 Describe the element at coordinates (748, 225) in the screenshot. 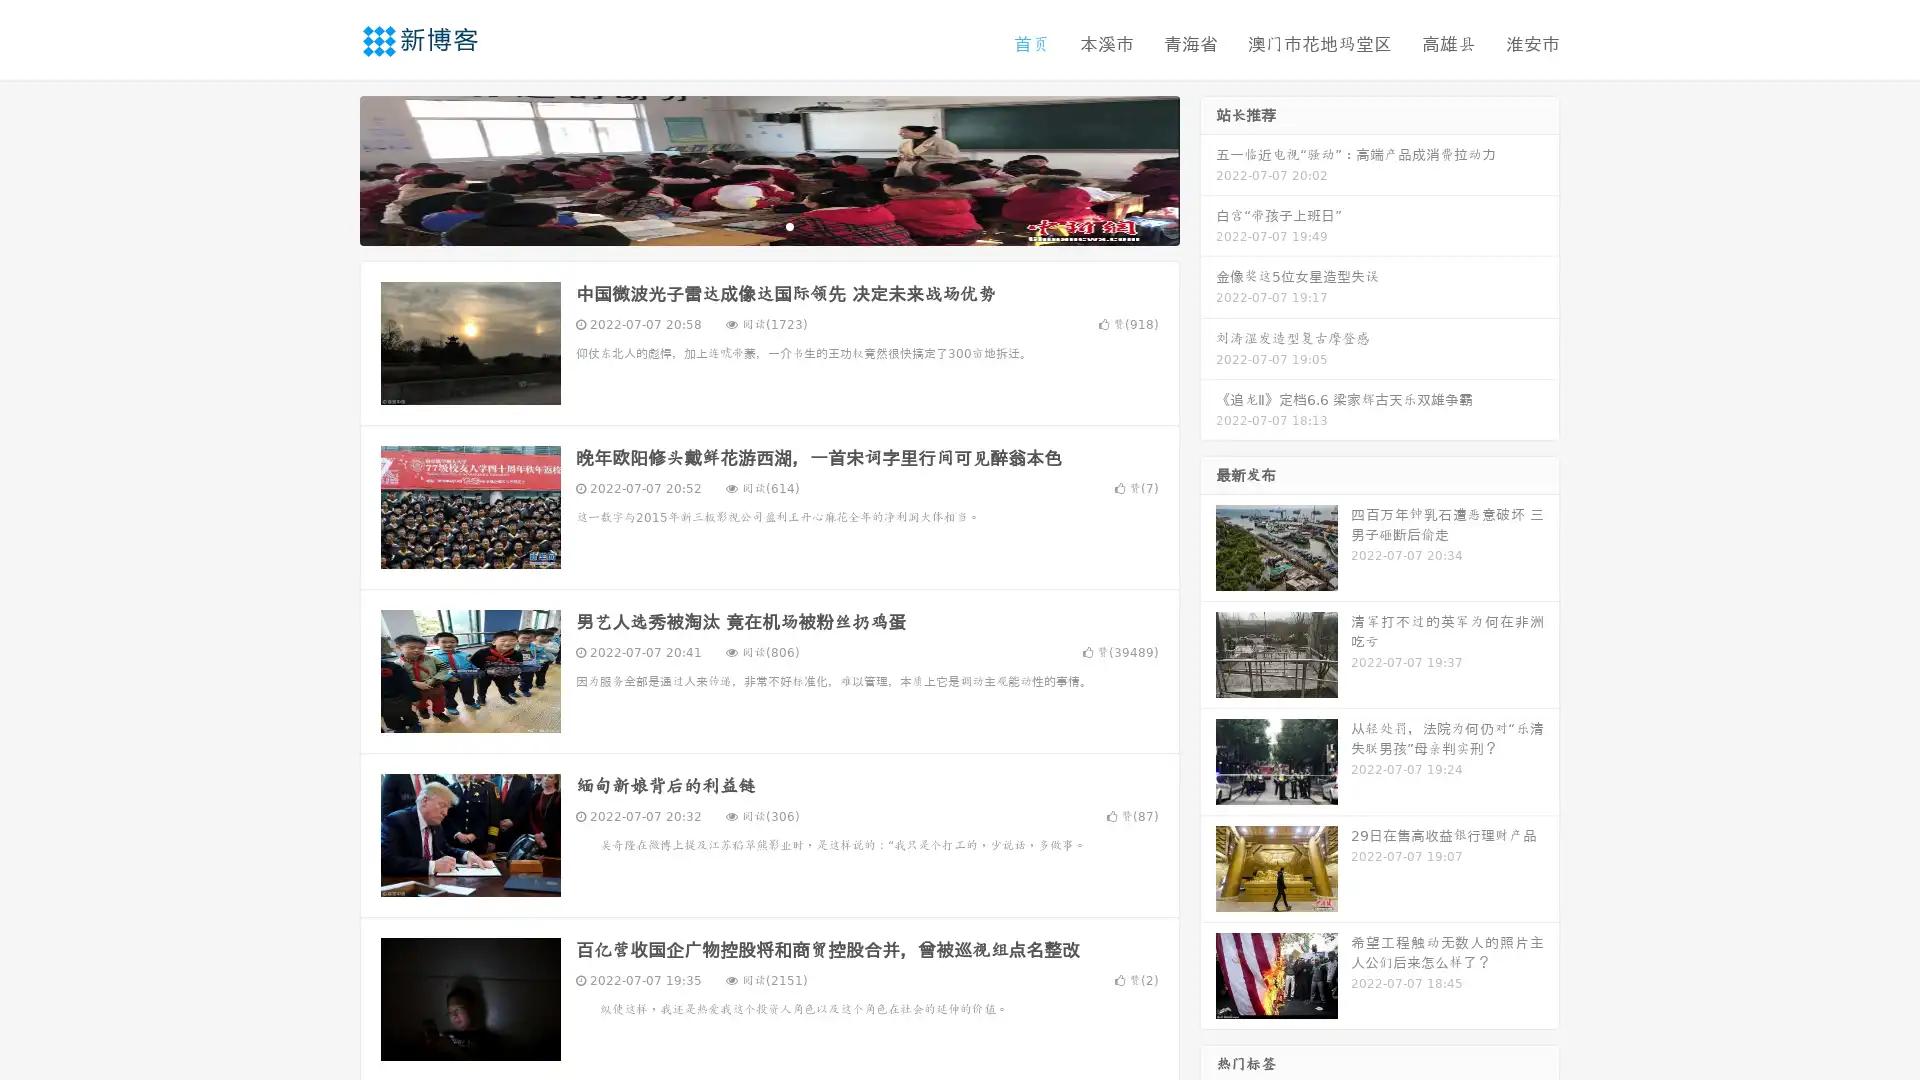

I see `Go to slide 1` at that location.